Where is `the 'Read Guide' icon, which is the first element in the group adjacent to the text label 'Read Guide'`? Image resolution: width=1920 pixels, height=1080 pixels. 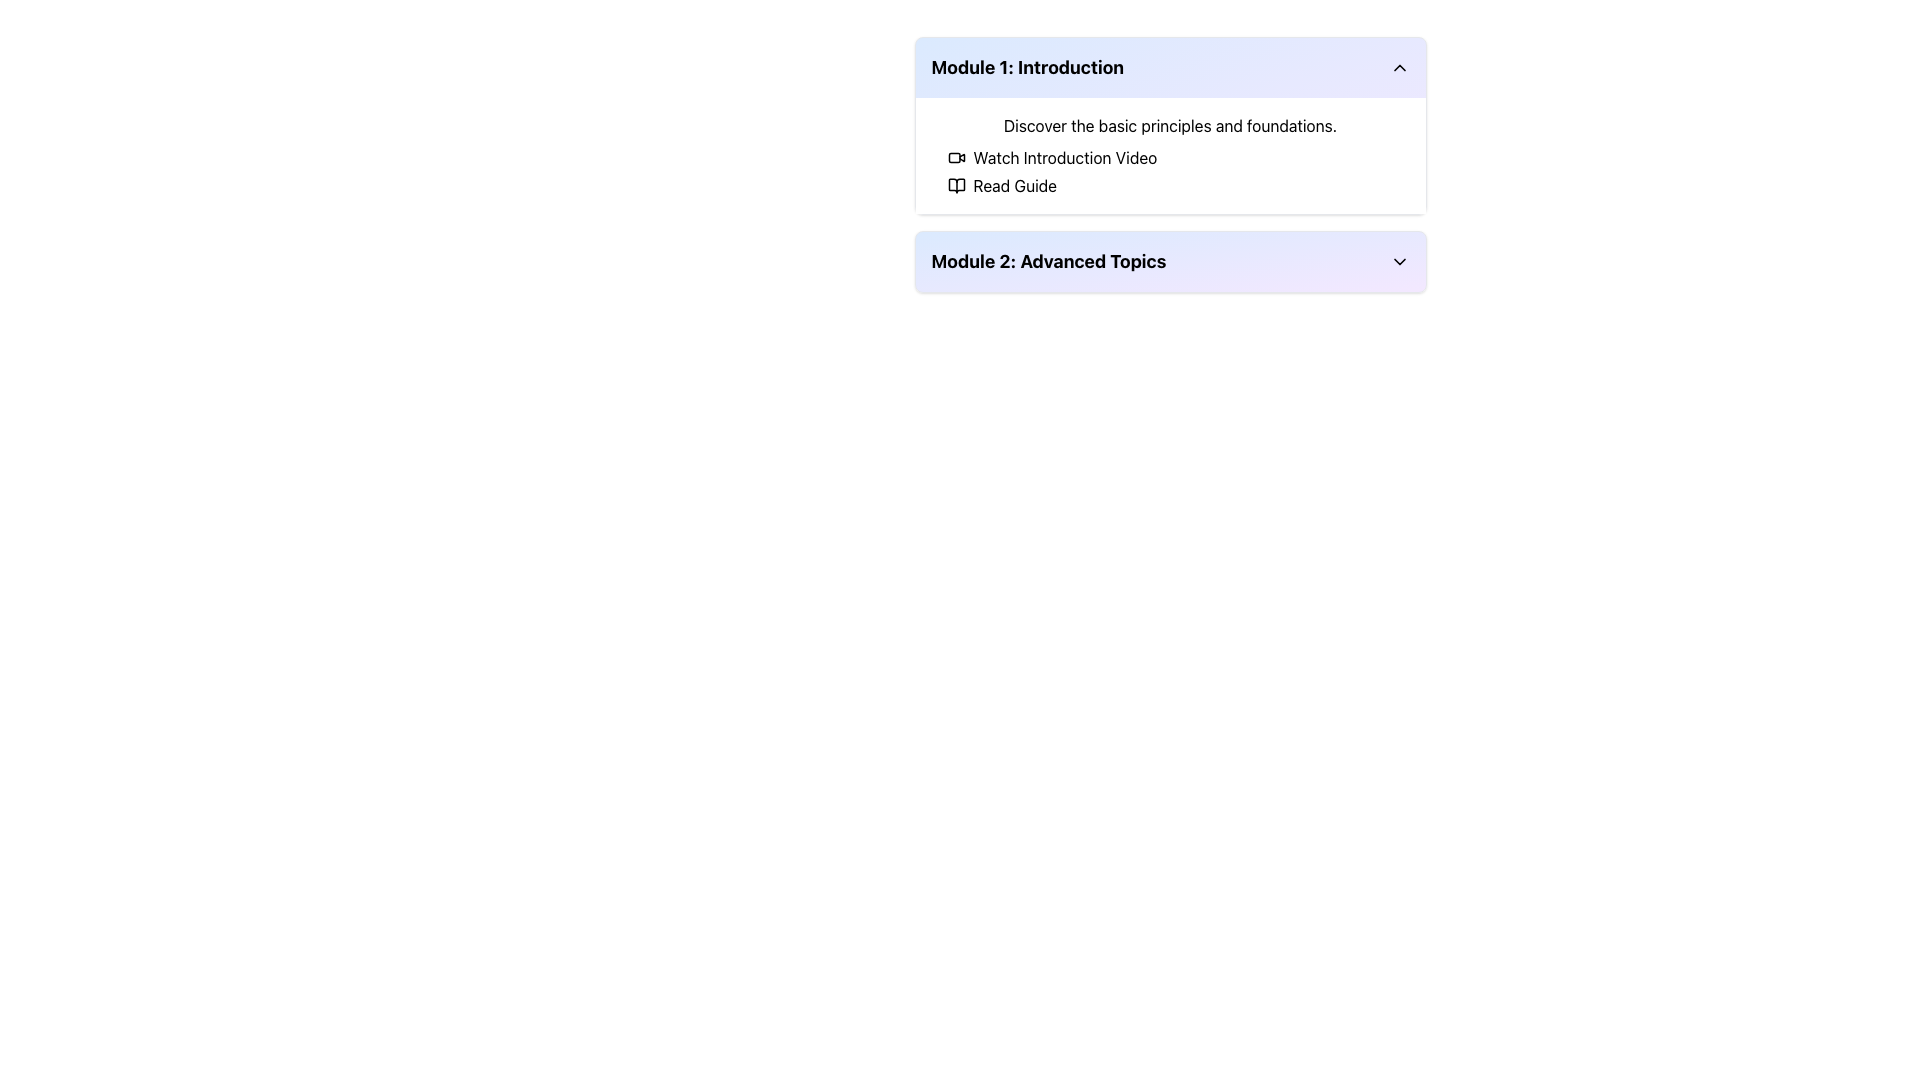 the 'Read Guide' icon, which is the first element in the group adjacent to the text label 'Read Guide' is located at coordinates (955, 185).